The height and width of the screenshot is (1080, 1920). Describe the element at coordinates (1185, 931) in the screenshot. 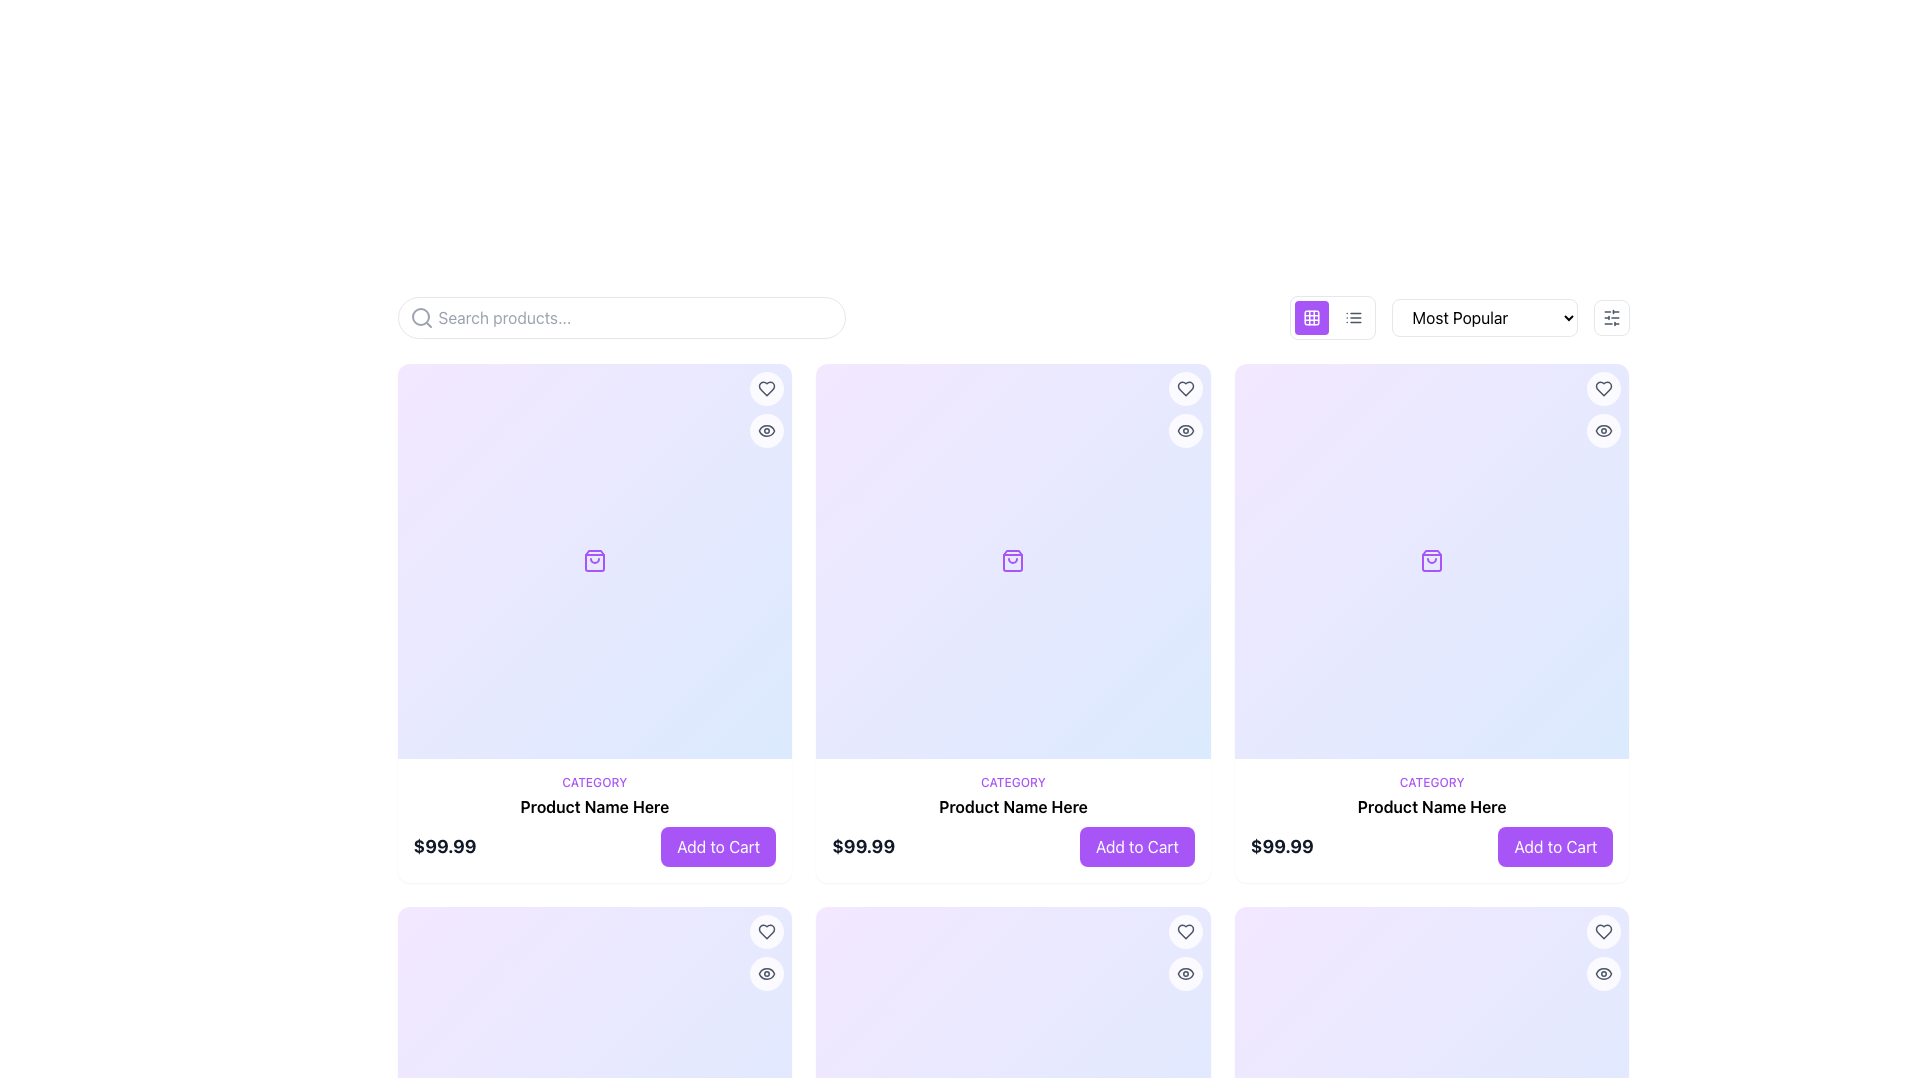

I see `the circular button with a white background and a heart icon` at that location.